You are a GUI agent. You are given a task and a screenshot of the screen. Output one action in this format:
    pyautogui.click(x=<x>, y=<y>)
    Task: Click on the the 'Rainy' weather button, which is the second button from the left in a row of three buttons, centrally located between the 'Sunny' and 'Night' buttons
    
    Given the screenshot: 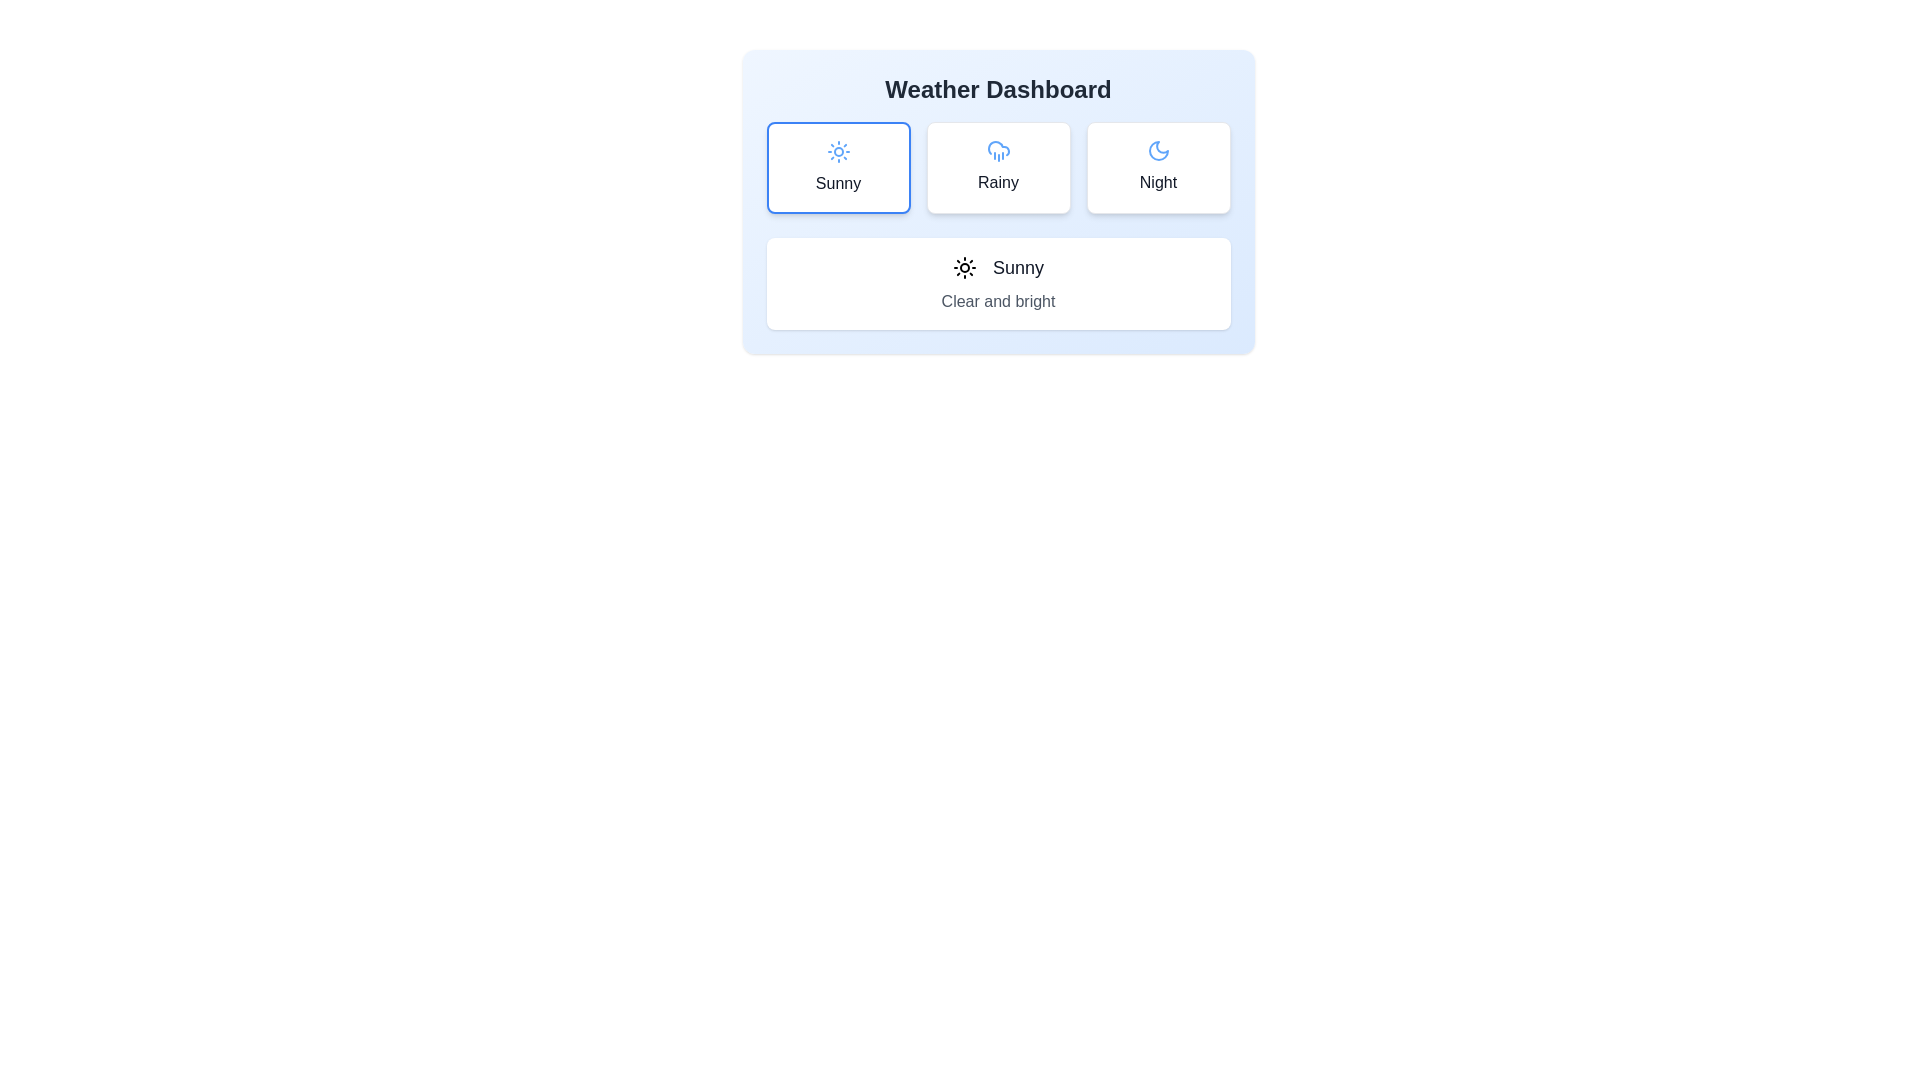 What is the action you would take?
    pyautogui.click(x=998, y=167)
    